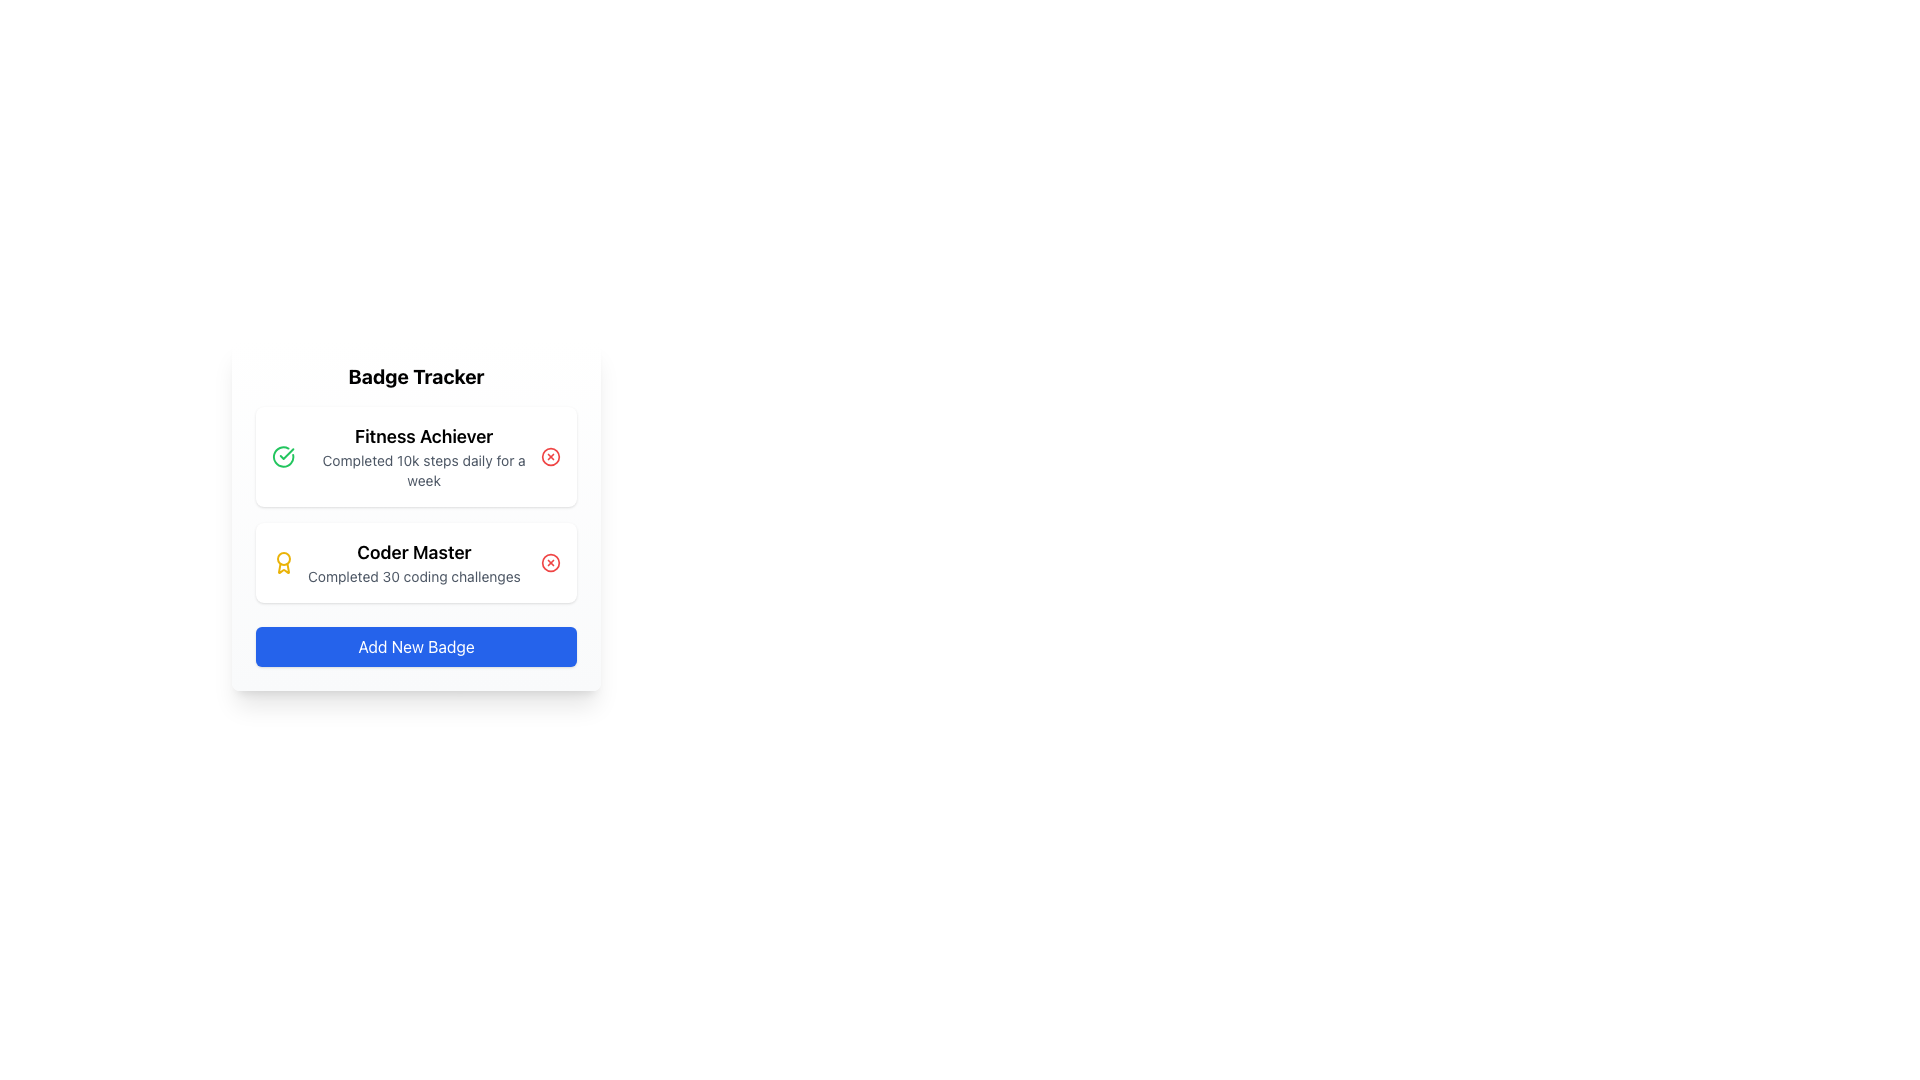 Image resolution: width=1920 pixels, height=1080 pixels. Describe the element at coordinates (423, 456) in the screenshot. I see `achievement information displayed in the 'Fitness Achiever' text section, which includes the title and supporting text, located in the 'Badge Tracker' interface` at that location.